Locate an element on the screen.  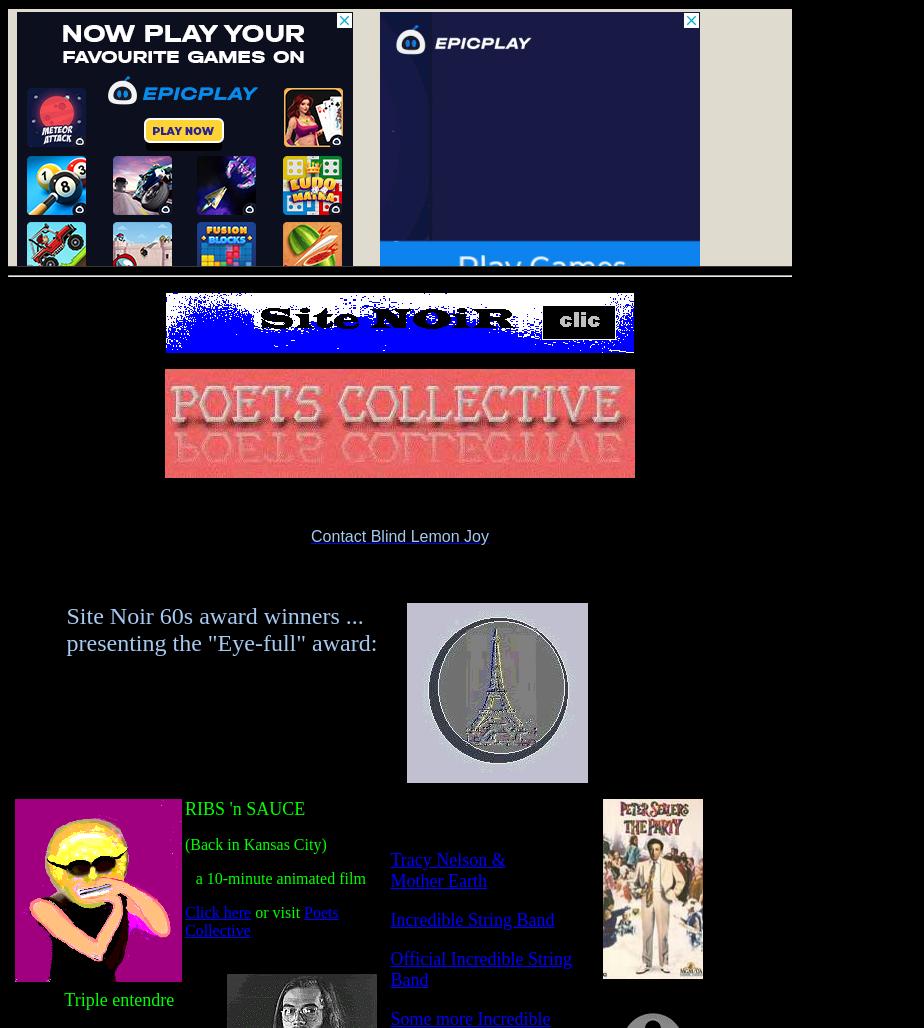
'Incredible String Band' is located at coordinates (471, 919).